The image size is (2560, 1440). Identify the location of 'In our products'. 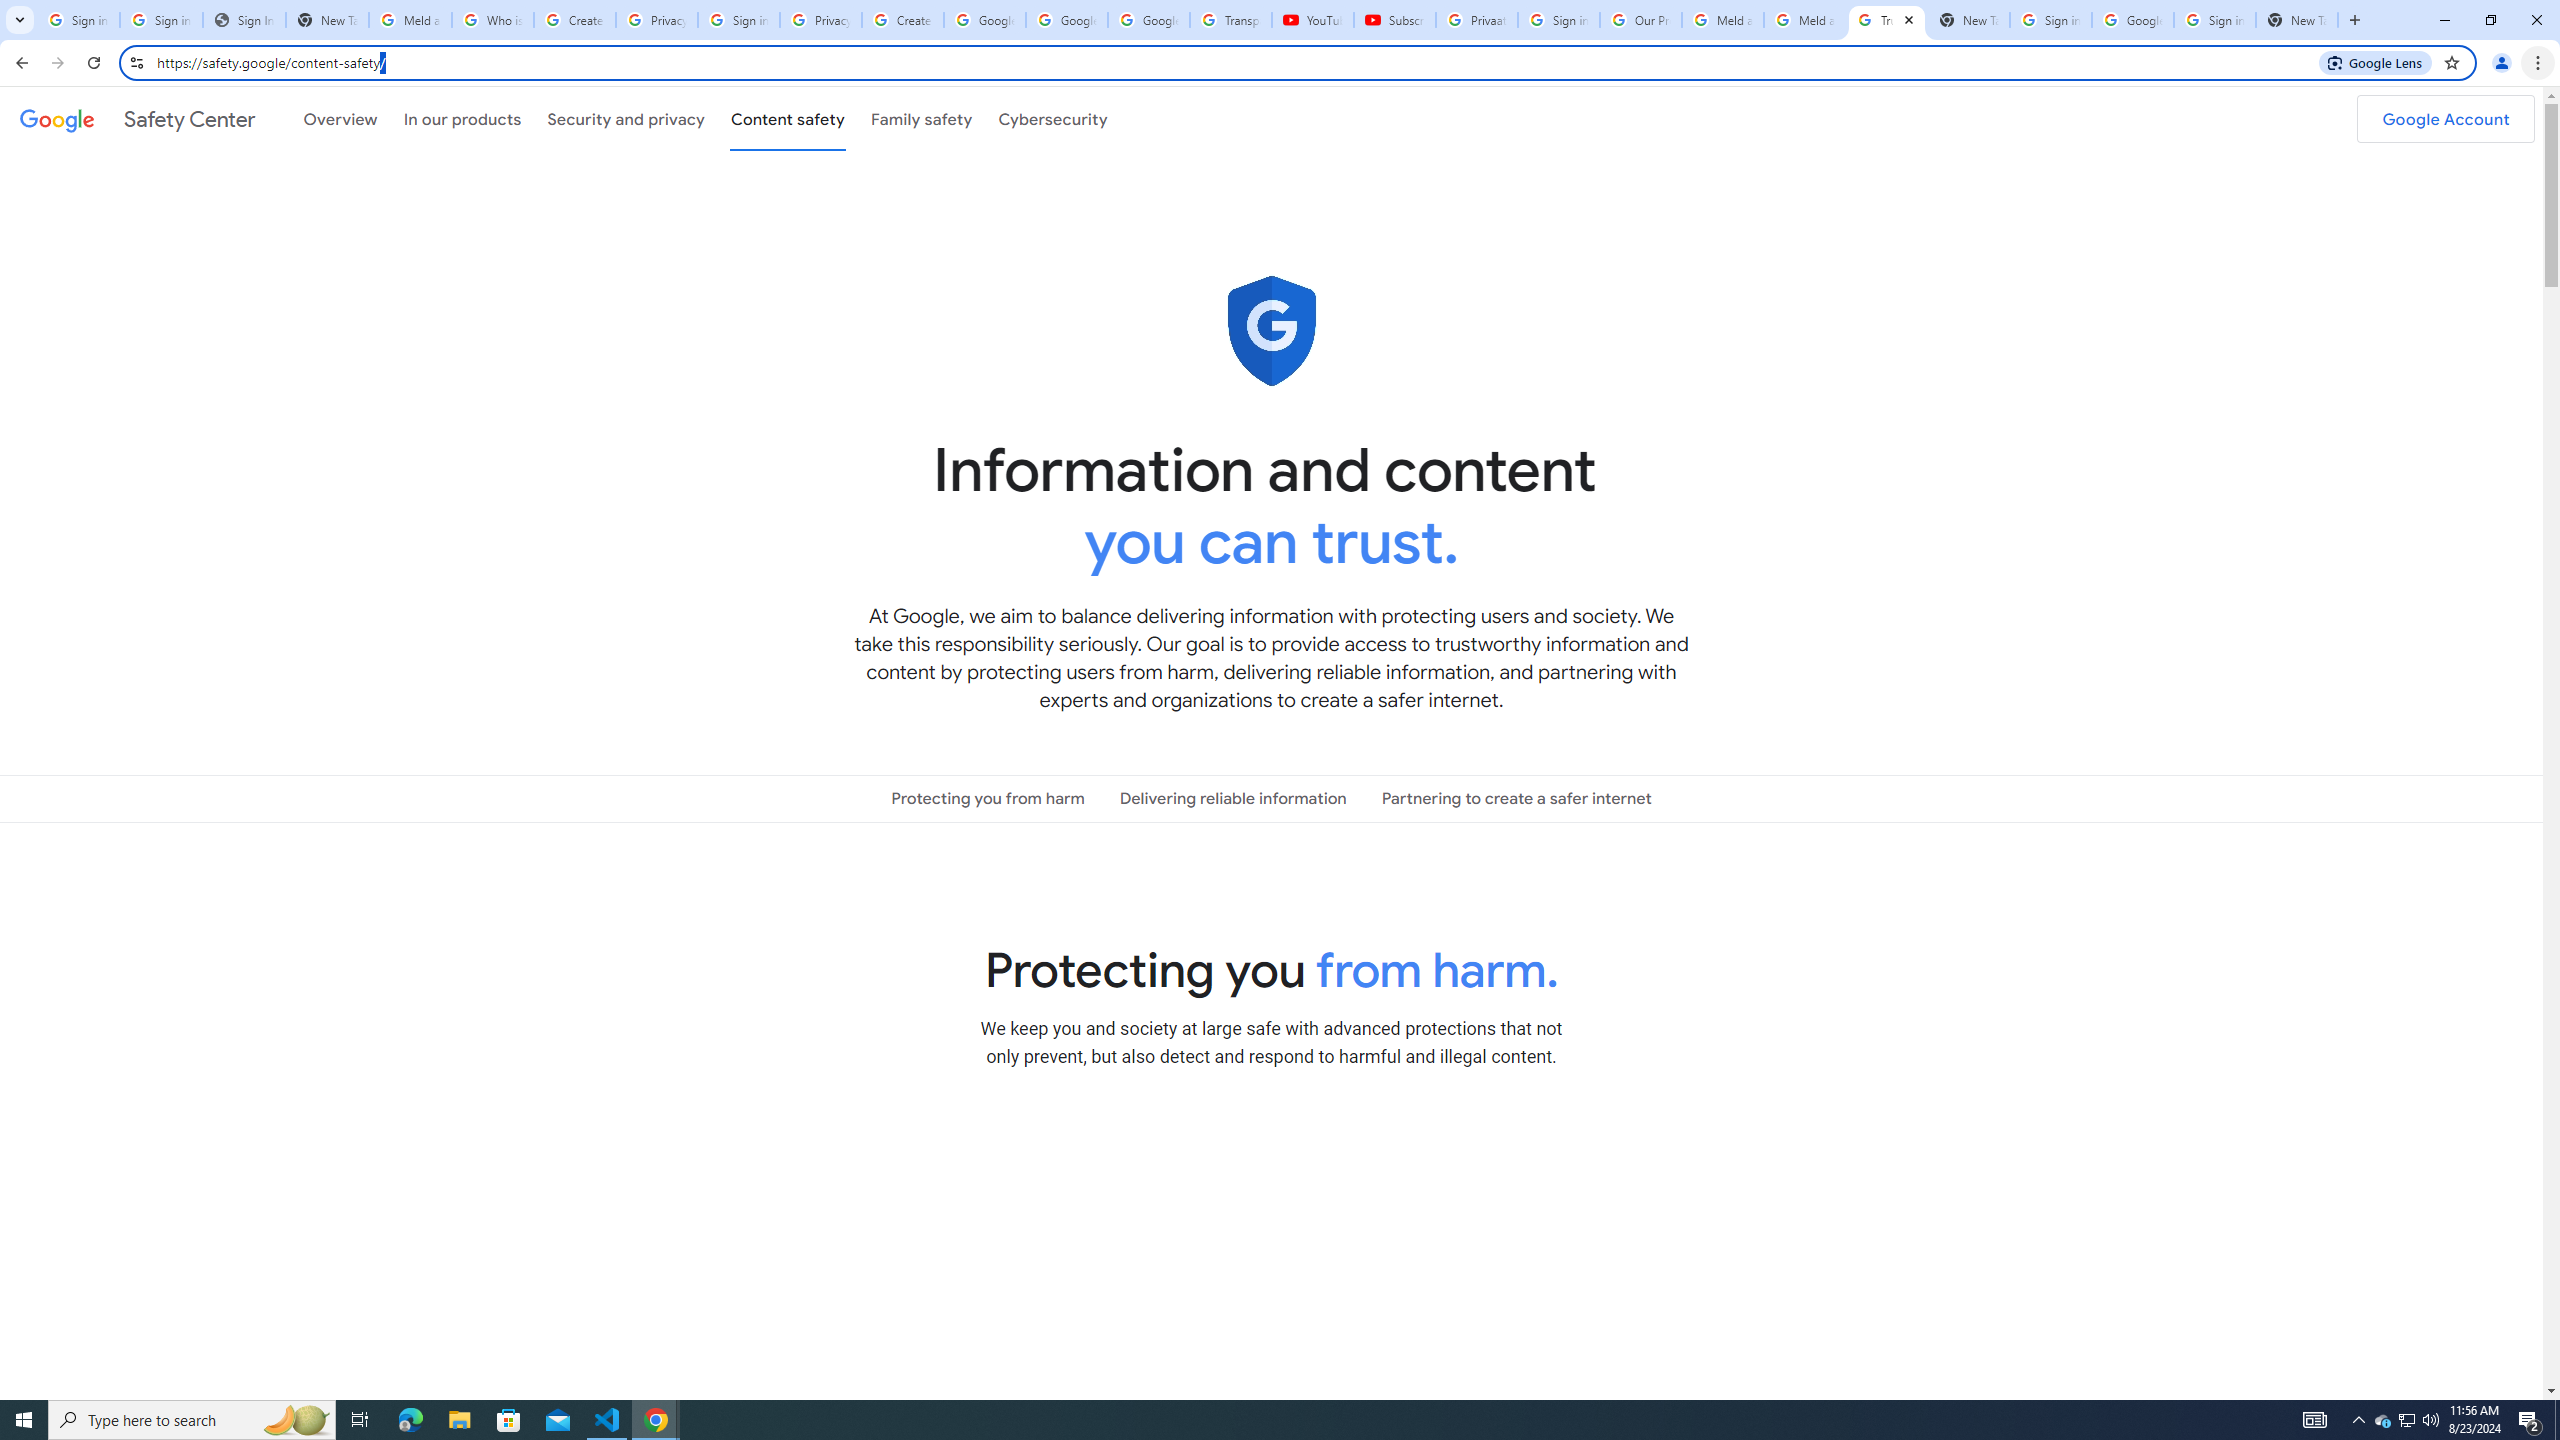
(461, 118).